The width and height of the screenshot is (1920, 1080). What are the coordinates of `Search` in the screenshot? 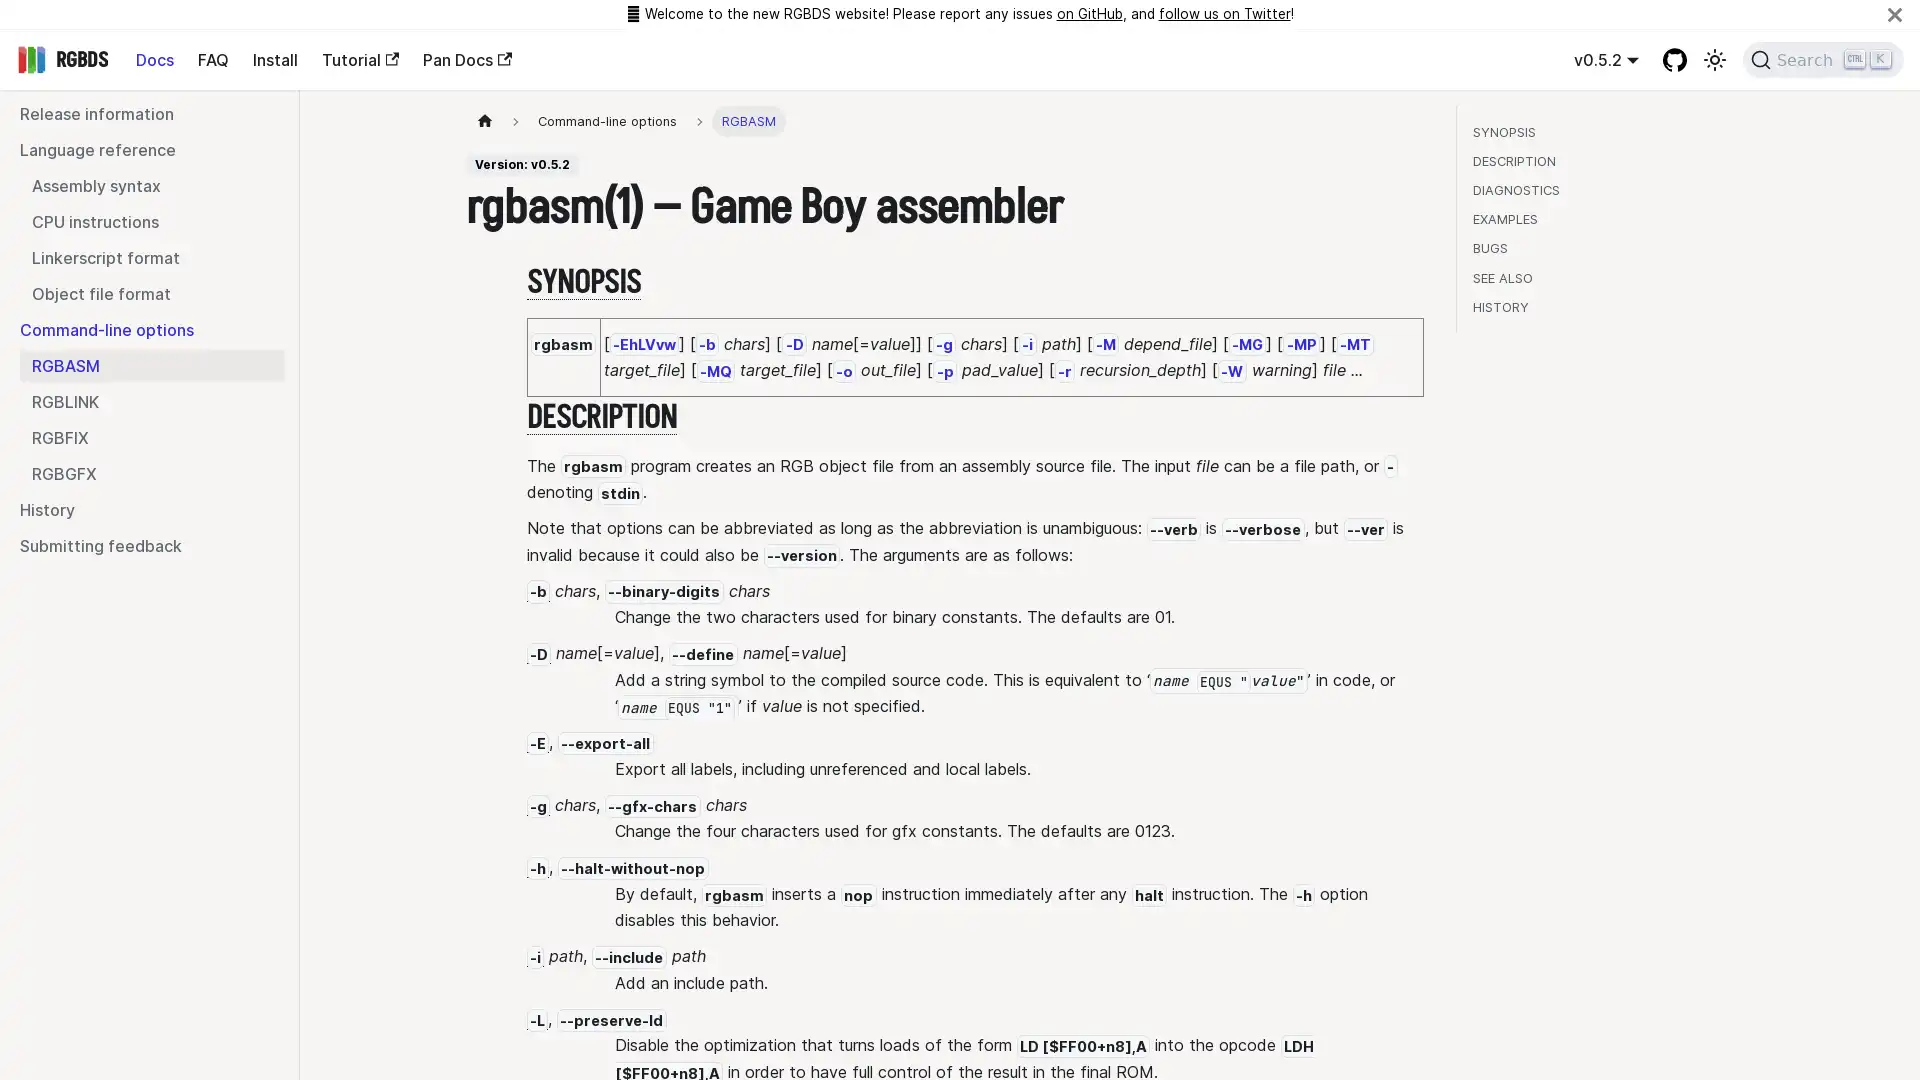 It's located at (1823, 59).